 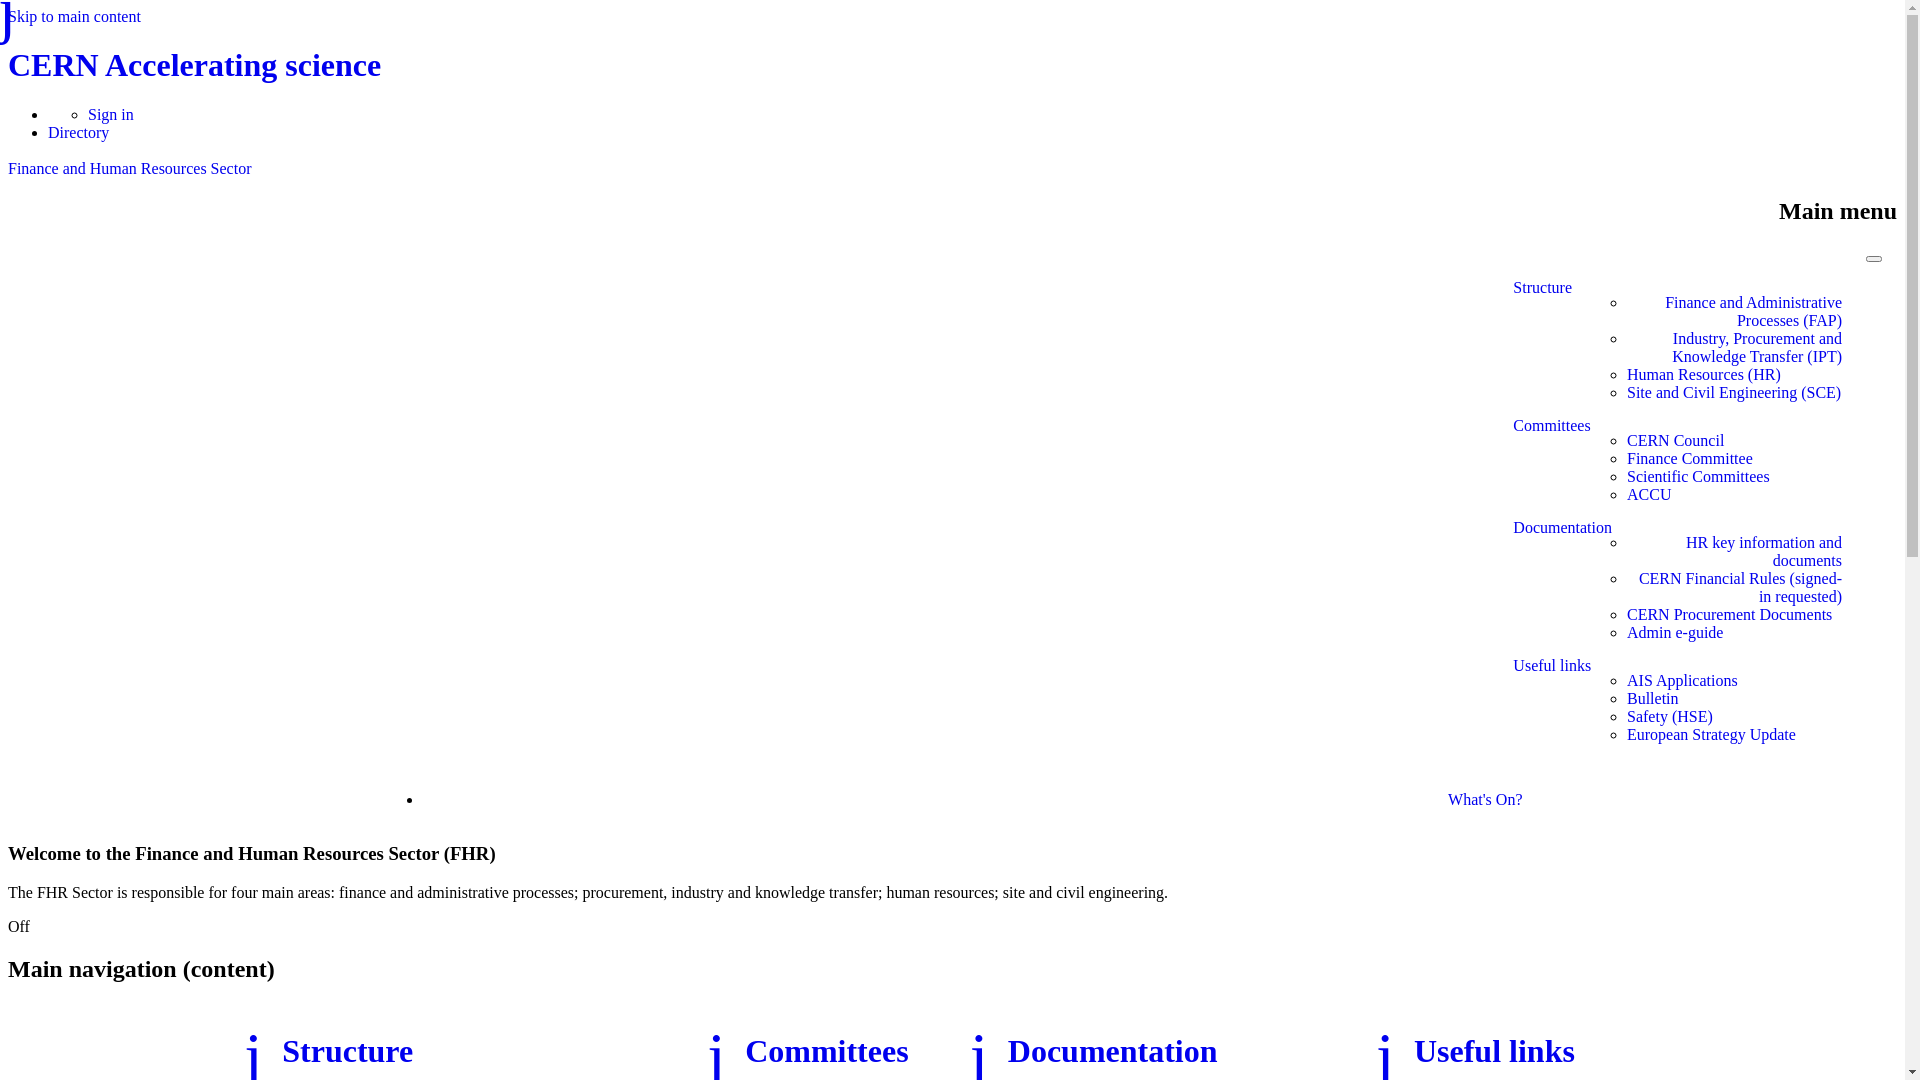 What do you see at coordinates (1627, 680) in the screenshot?
I see `'AIS Applications'` at bounding box center [1627, 680].